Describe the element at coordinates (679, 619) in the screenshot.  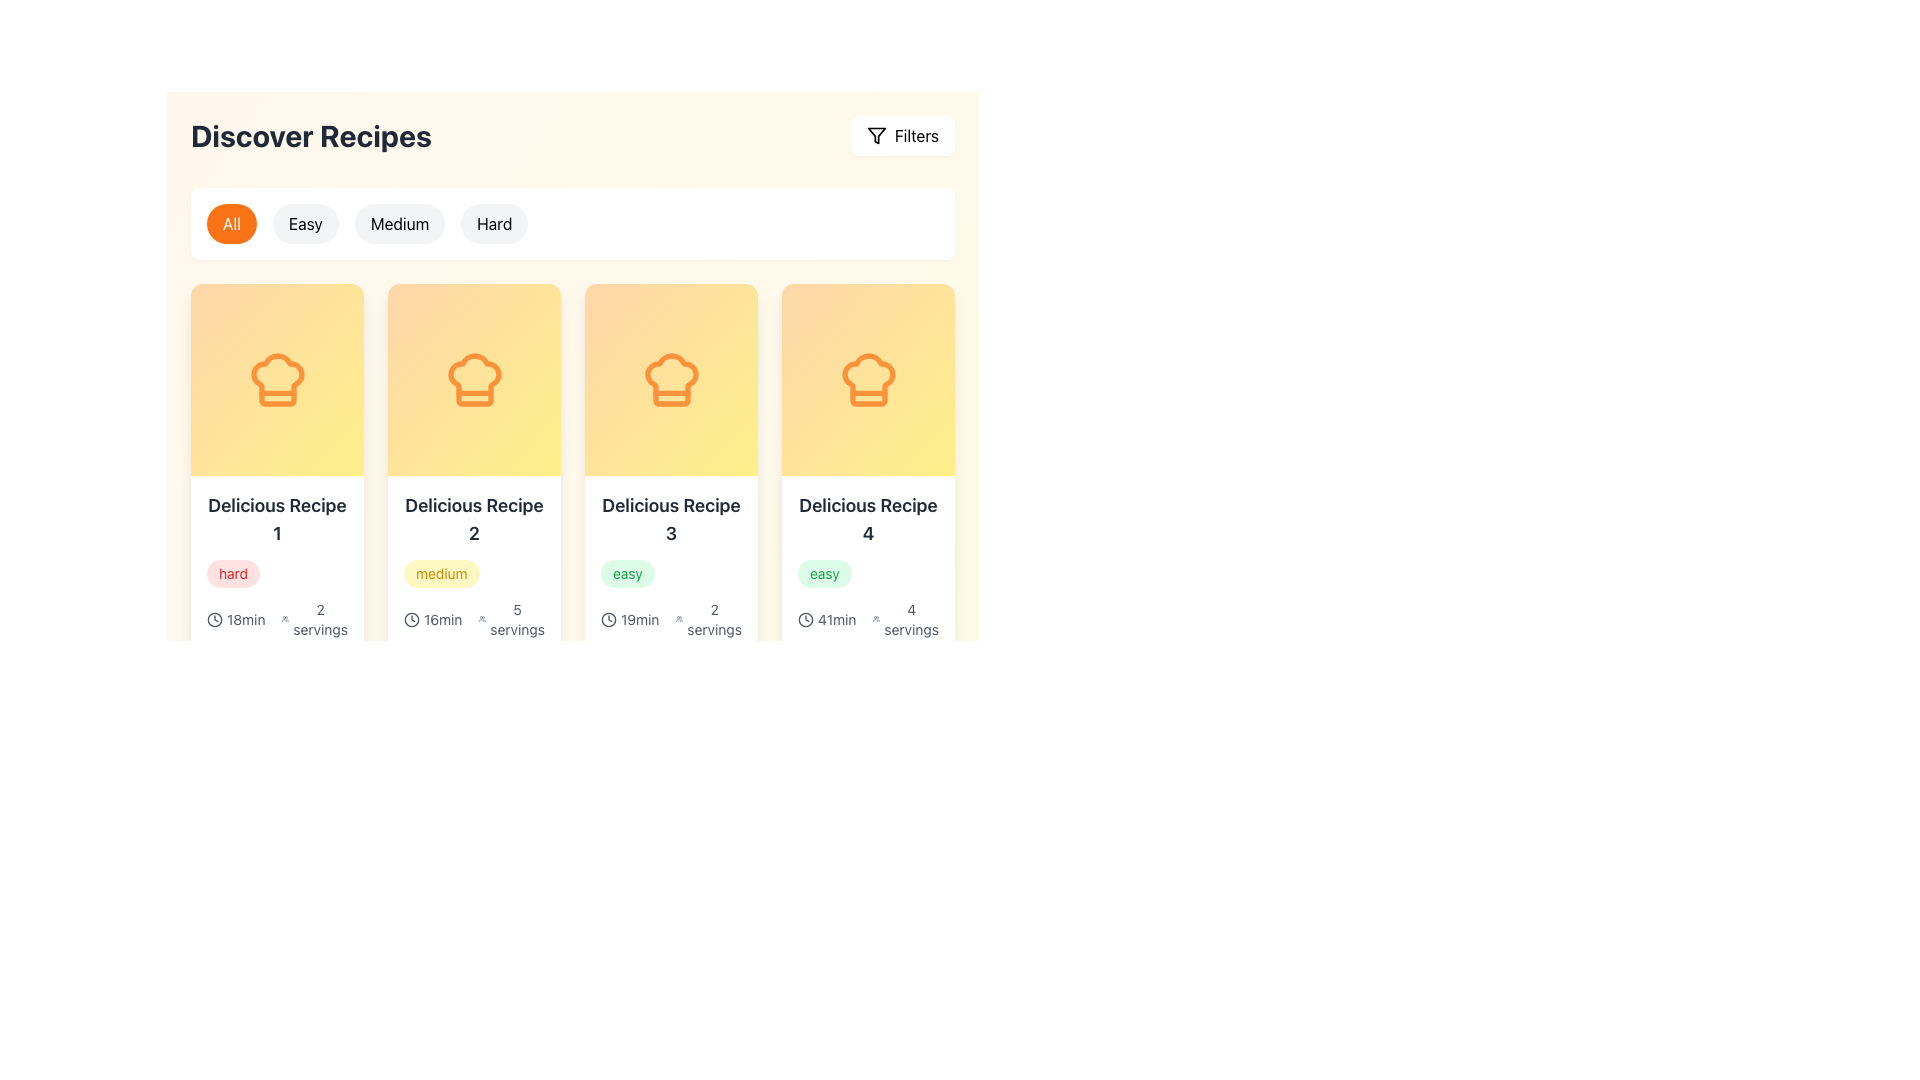
I see `the user silhouettes icon located in the '2 servings' section of the 'Delicious Recipe 3' card` at that location.